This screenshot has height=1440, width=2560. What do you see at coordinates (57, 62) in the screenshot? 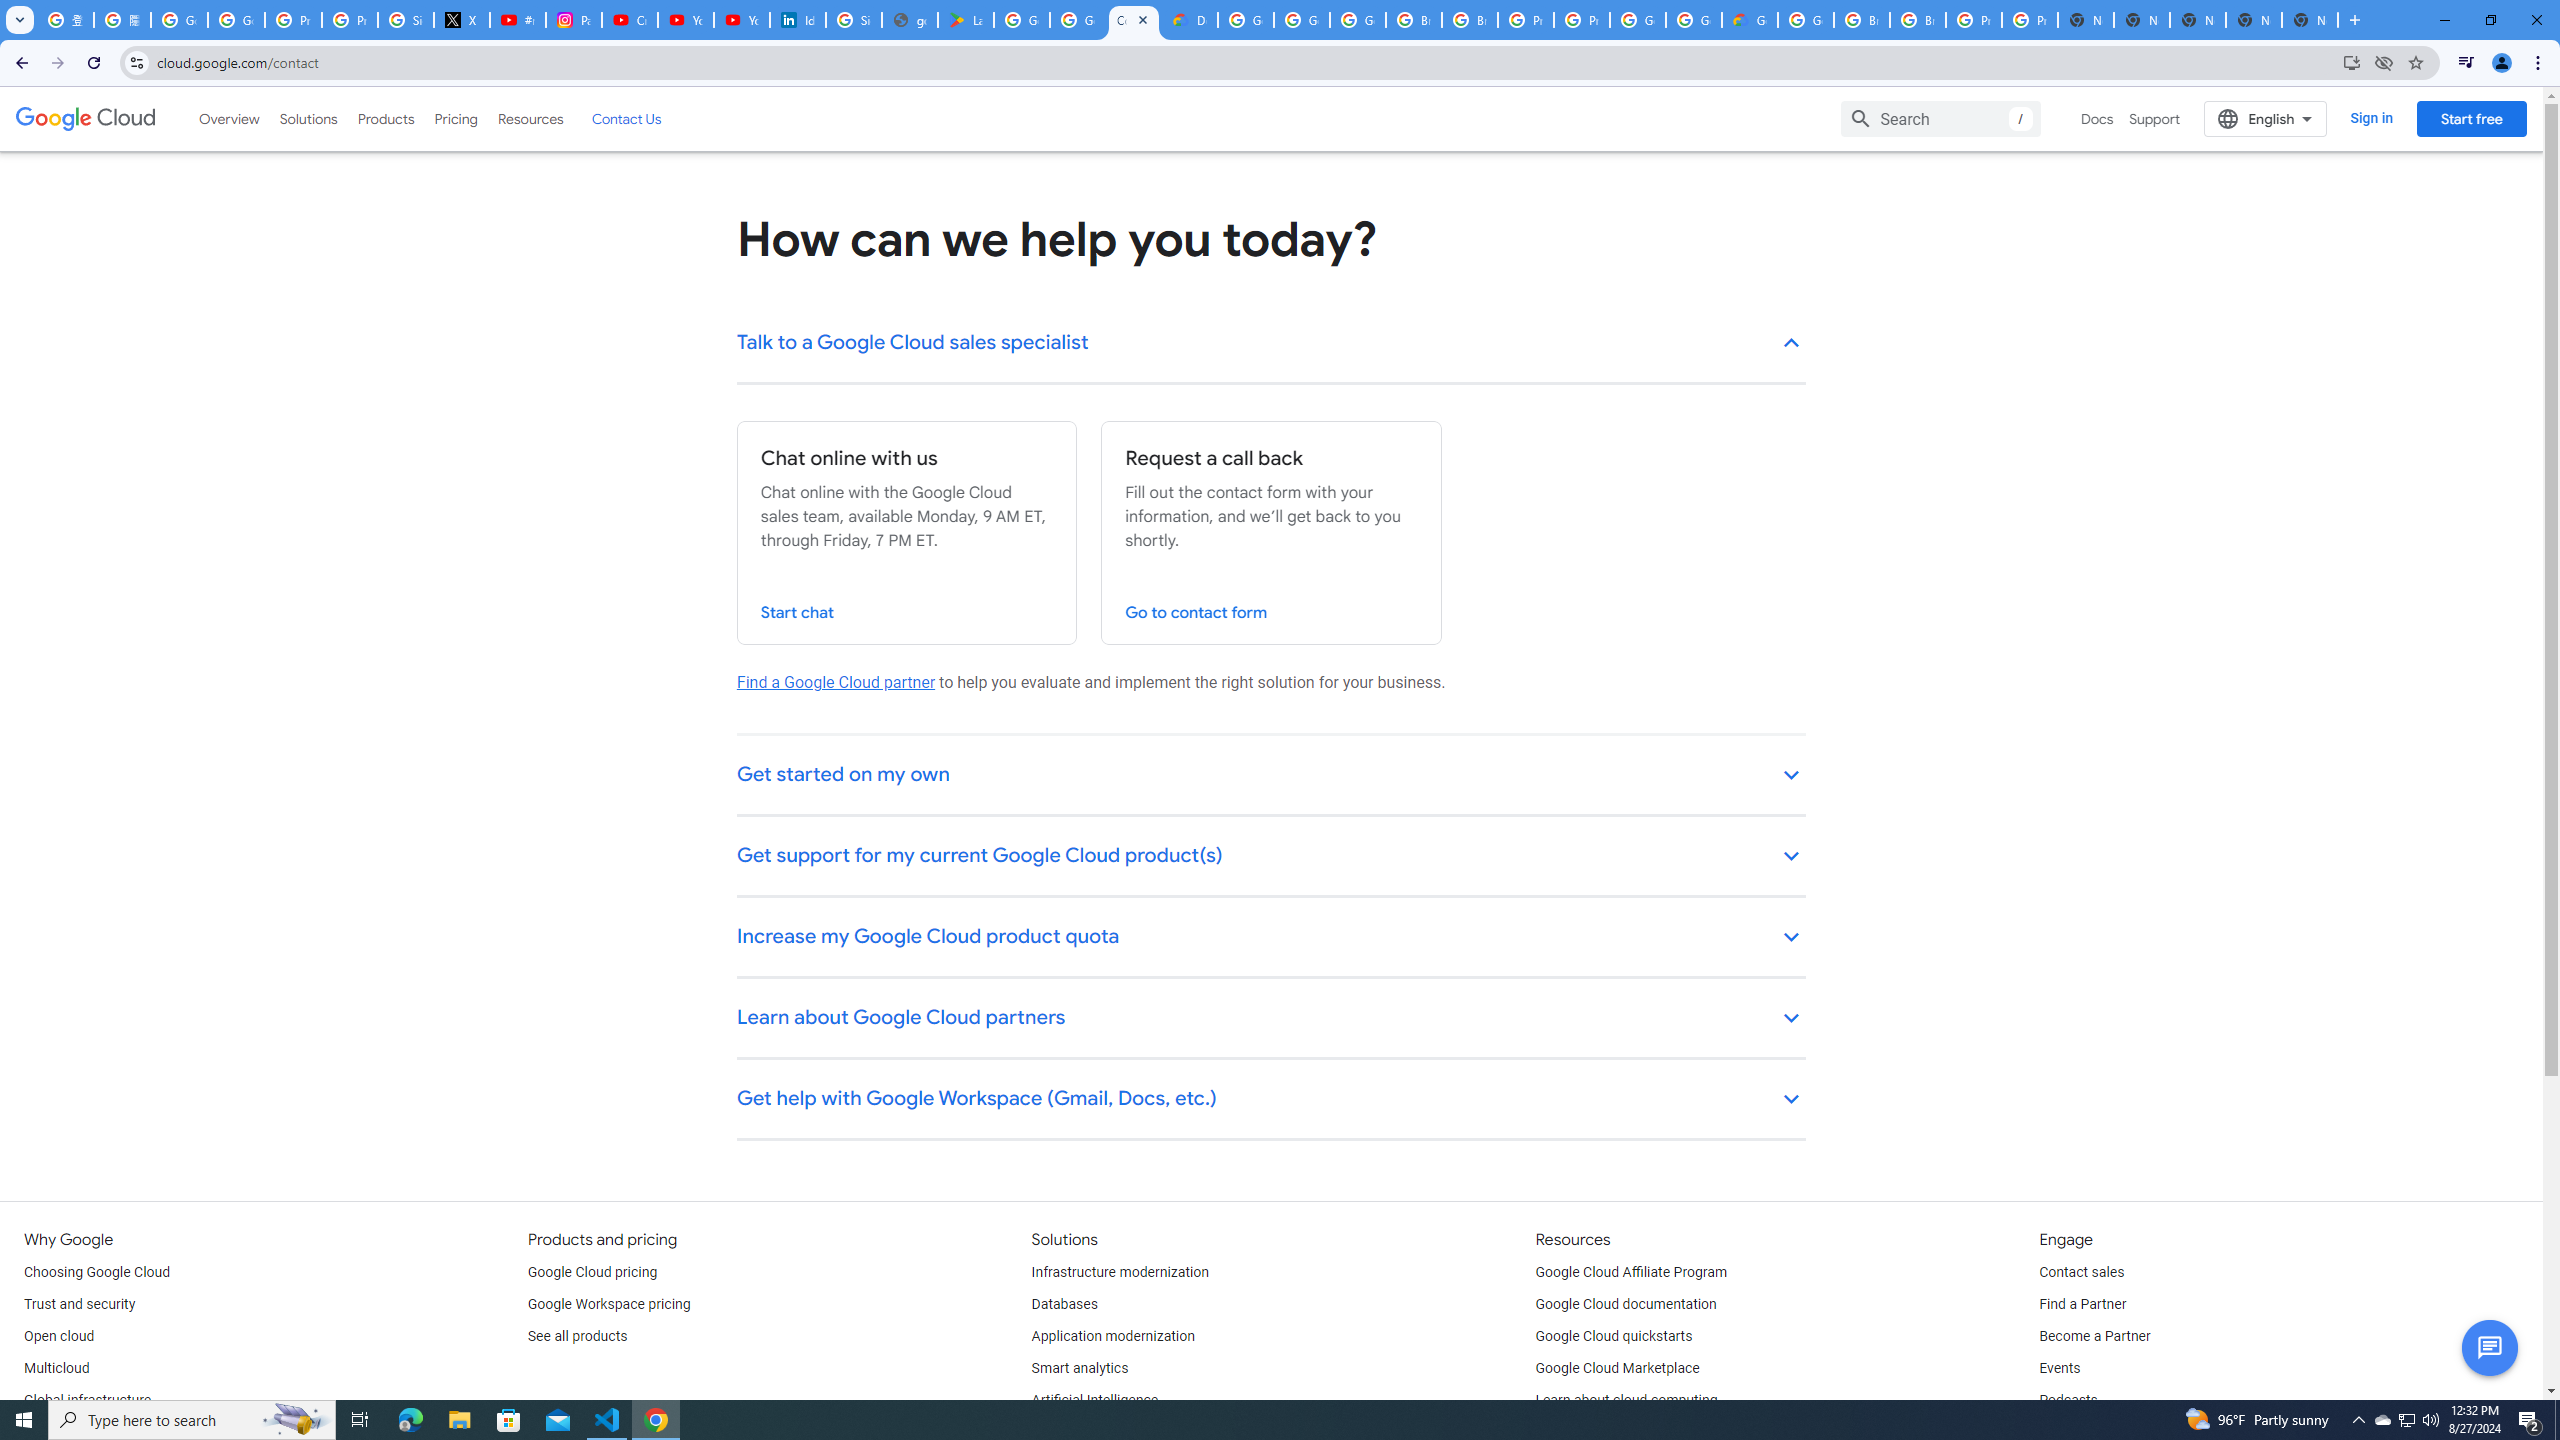
I see `'Forward'` at bounding box center [57, 62].